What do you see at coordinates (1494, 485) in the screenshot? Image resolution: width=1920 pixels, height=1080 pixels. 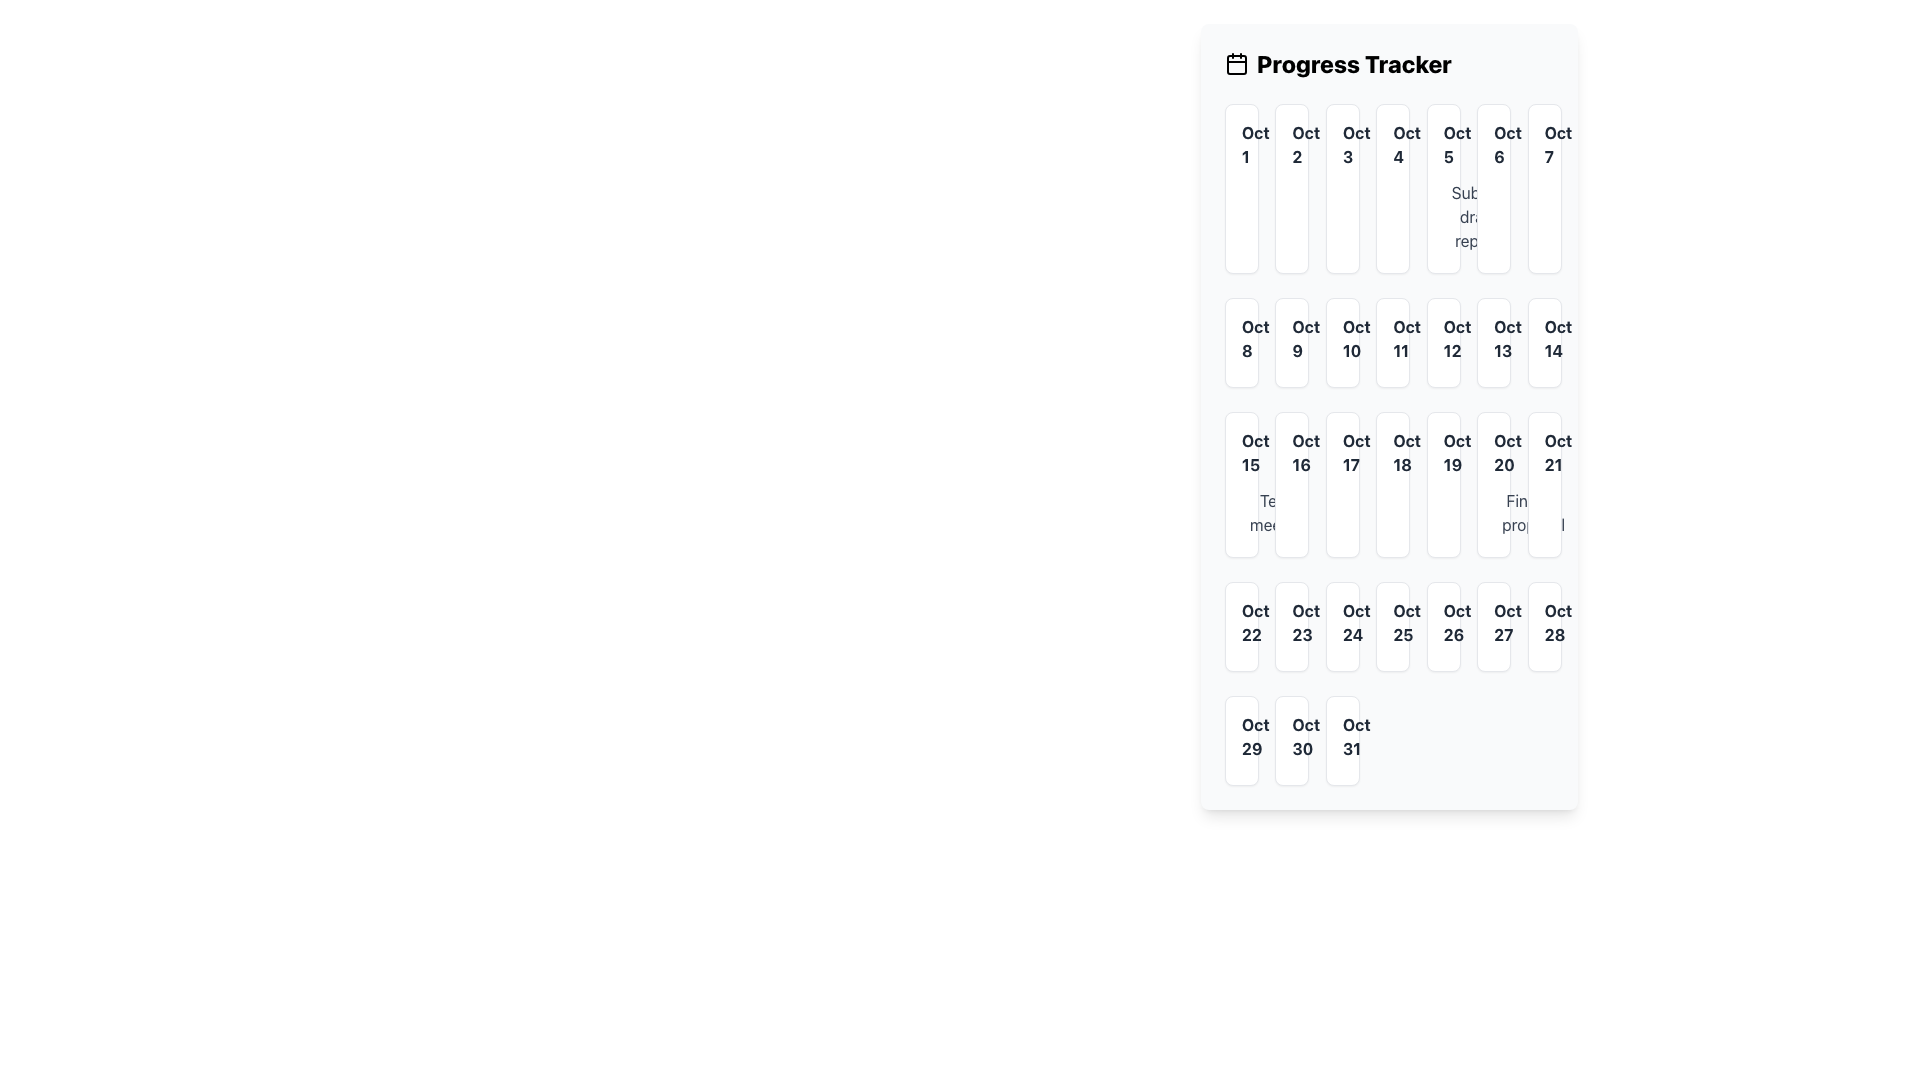 I see `events associated with the day tile component displaying 'Oct 20' and 'Finalize proposal'` at bounding box center [1494, 485].